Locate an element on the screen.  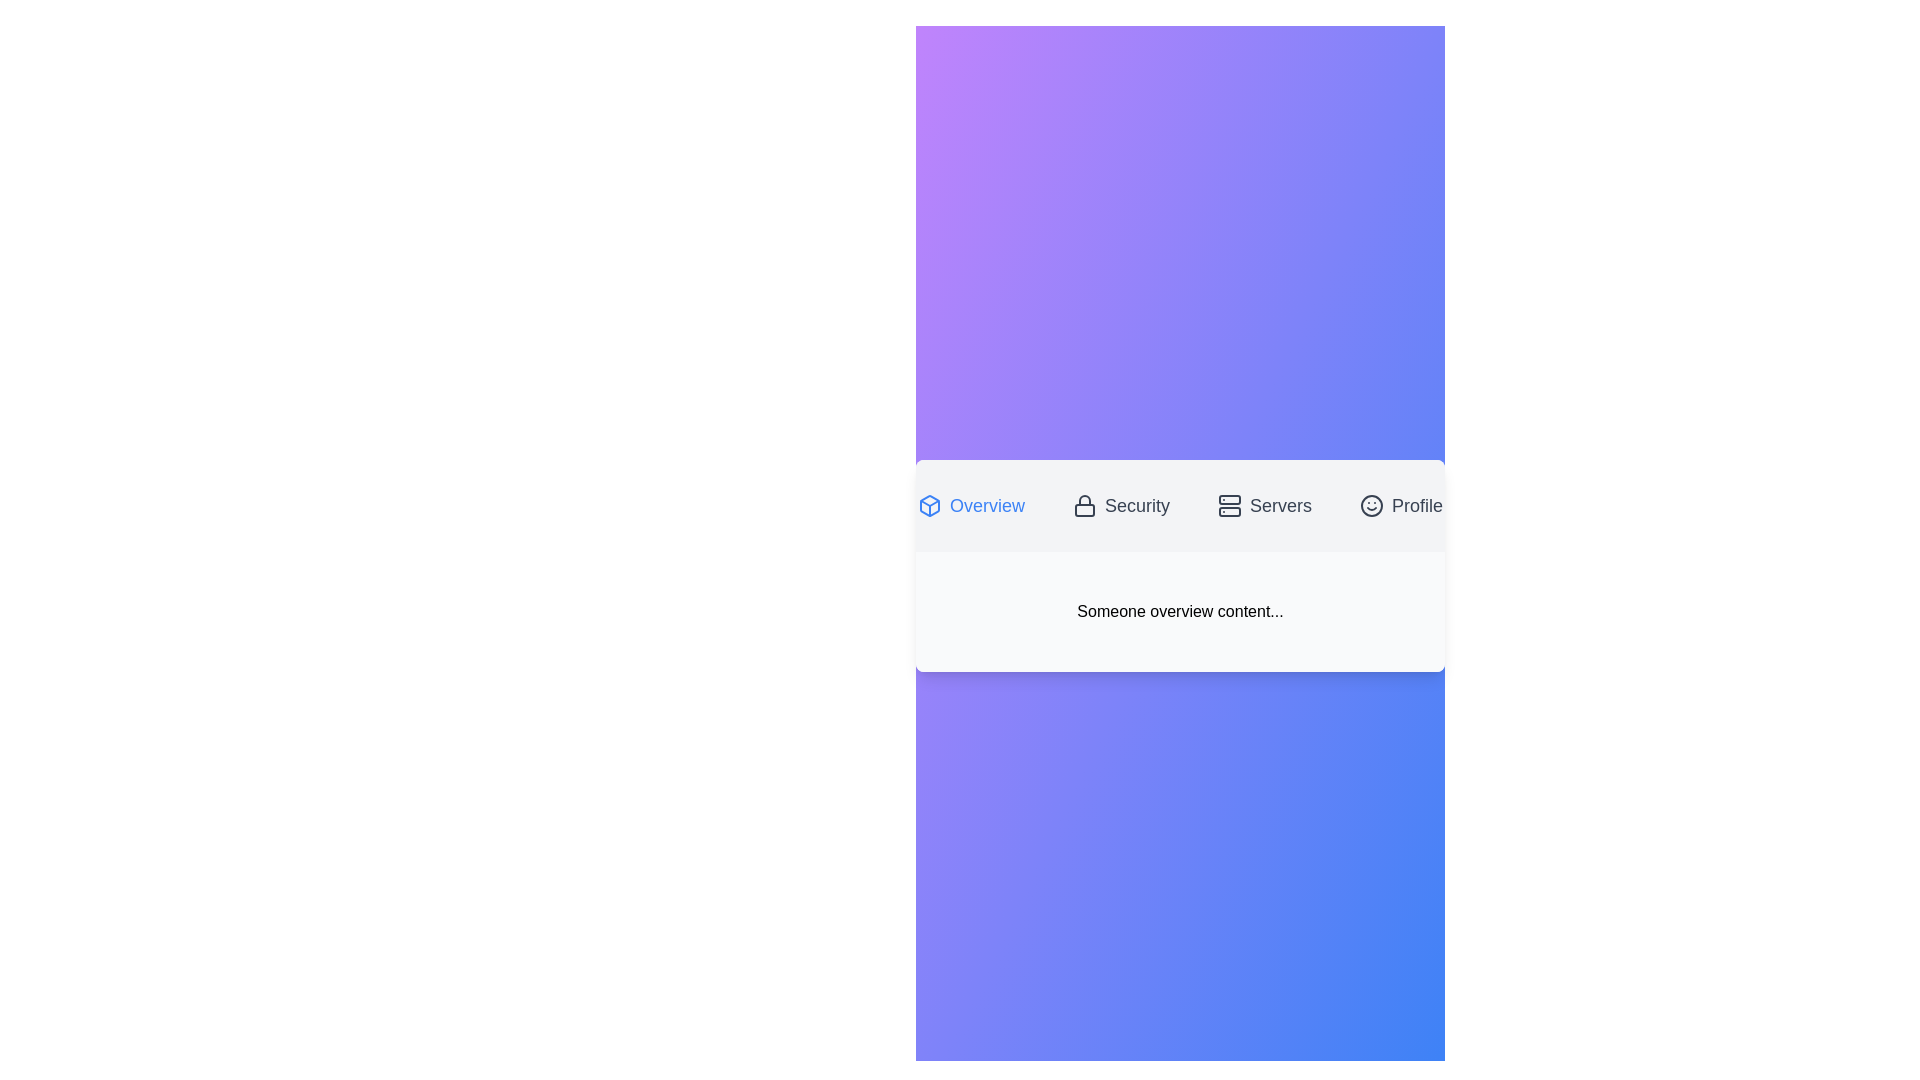
the 'Security' button in the navigation menu, which features a lock icon and gray text on a white background is located at coordinates (1121, 504).